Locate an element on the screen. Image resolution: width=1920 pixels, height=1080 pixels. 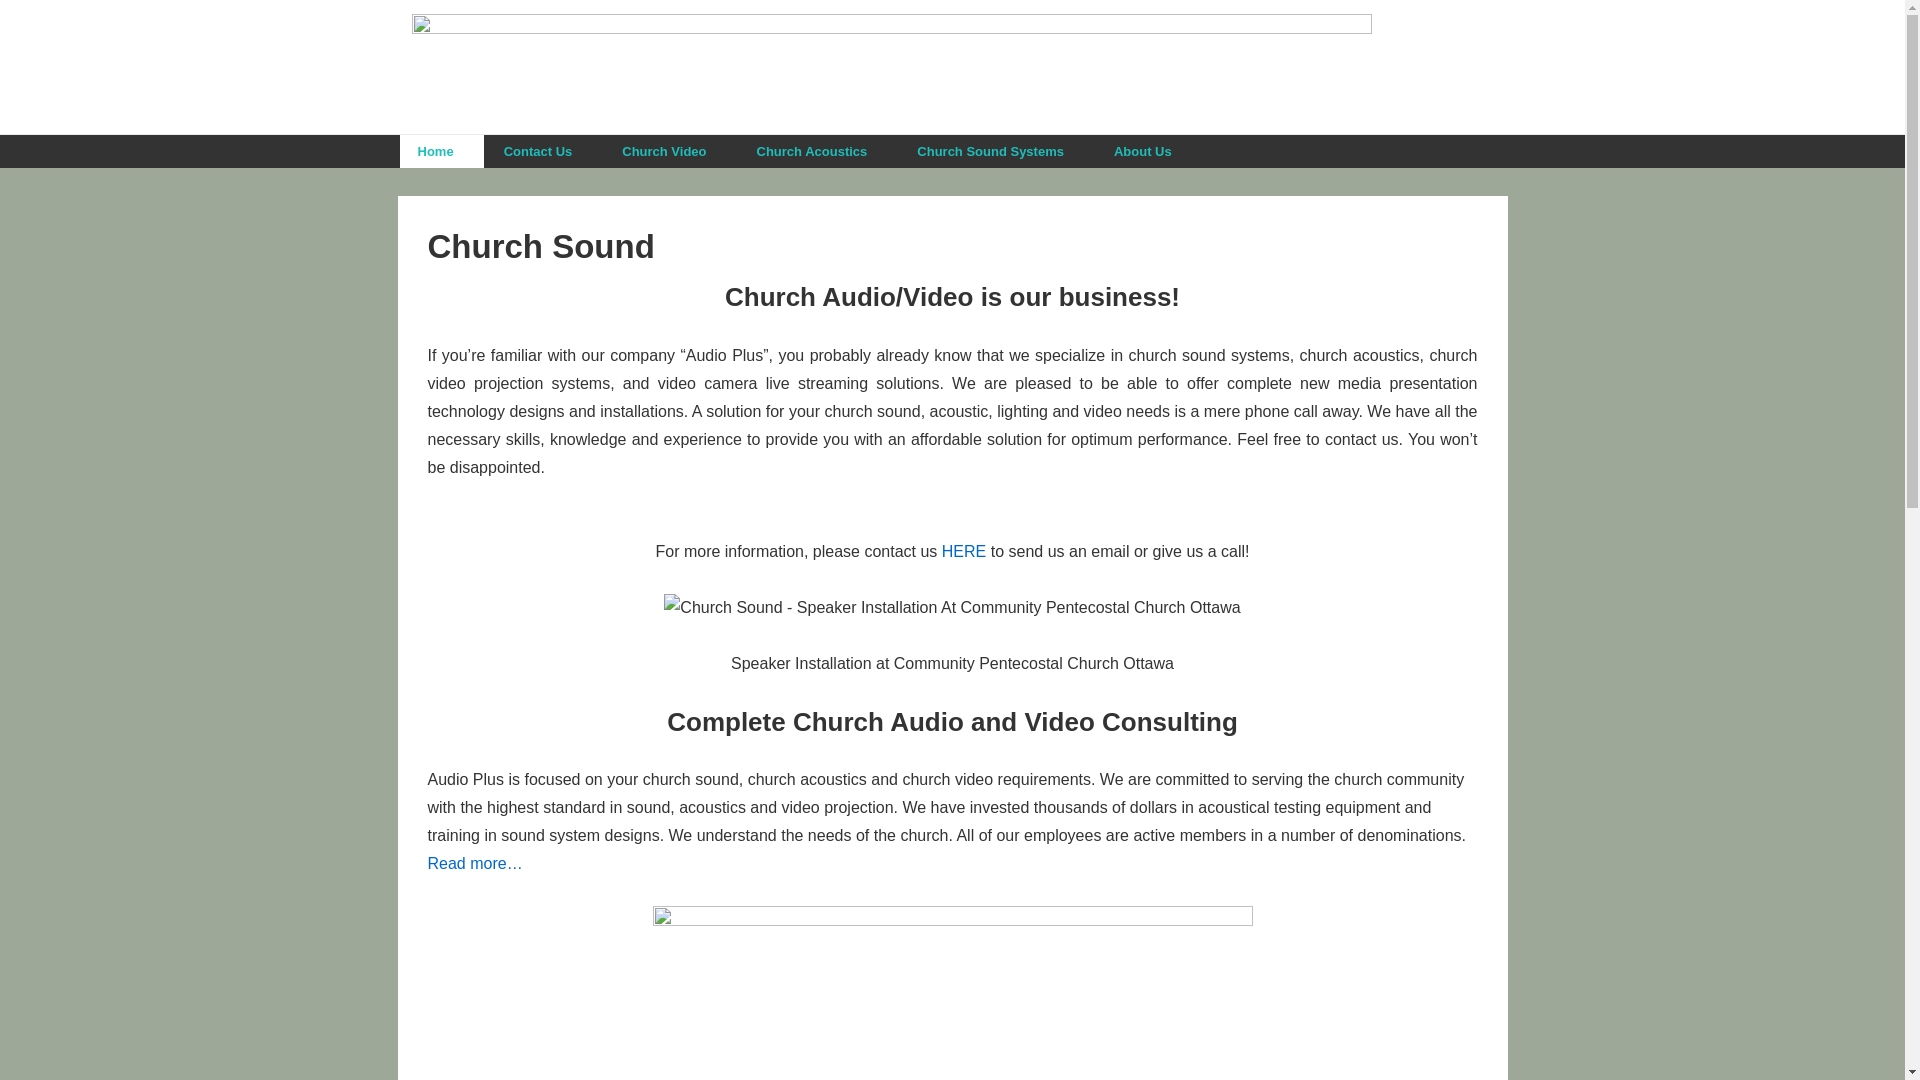
'Church Video' is located at coordinates (670, 150).